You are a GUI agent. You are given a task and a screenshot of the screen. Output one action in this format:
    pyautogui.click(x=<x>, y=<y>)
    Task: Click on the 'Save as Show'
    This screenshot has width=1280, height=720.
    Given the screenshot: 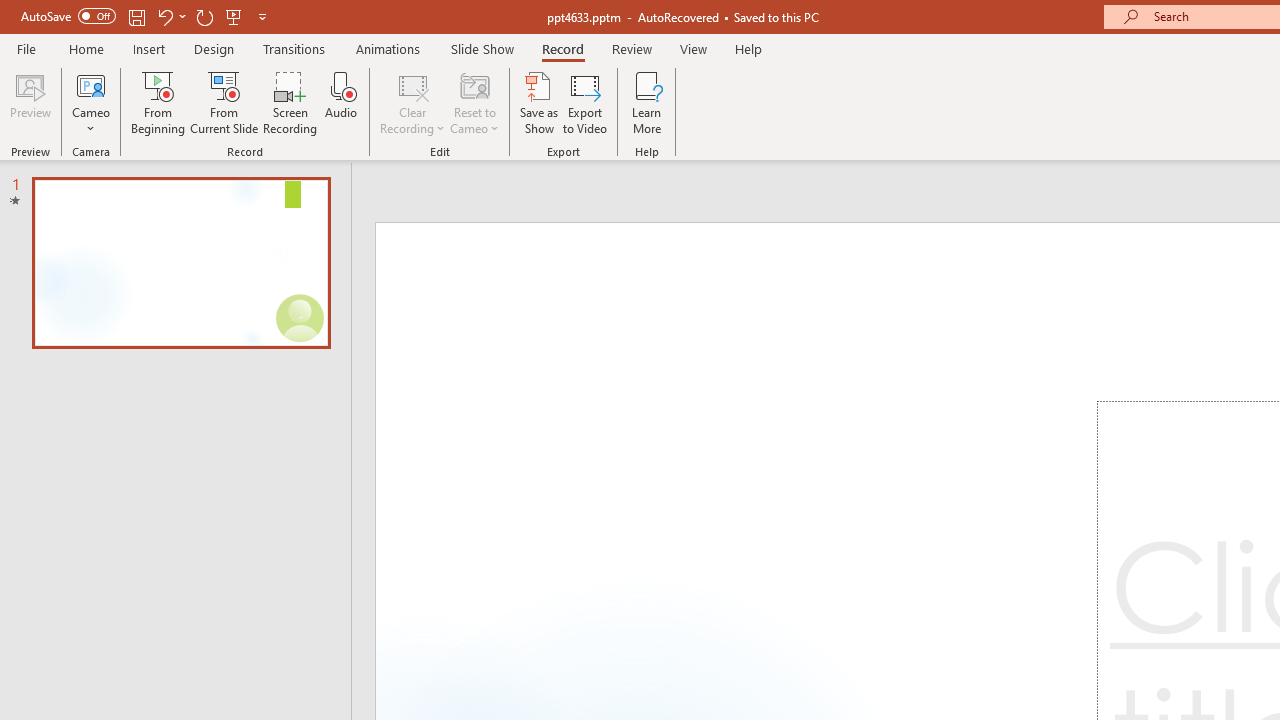 What is the action you would take?
    pyautogui.click(x=539, y=103)
    